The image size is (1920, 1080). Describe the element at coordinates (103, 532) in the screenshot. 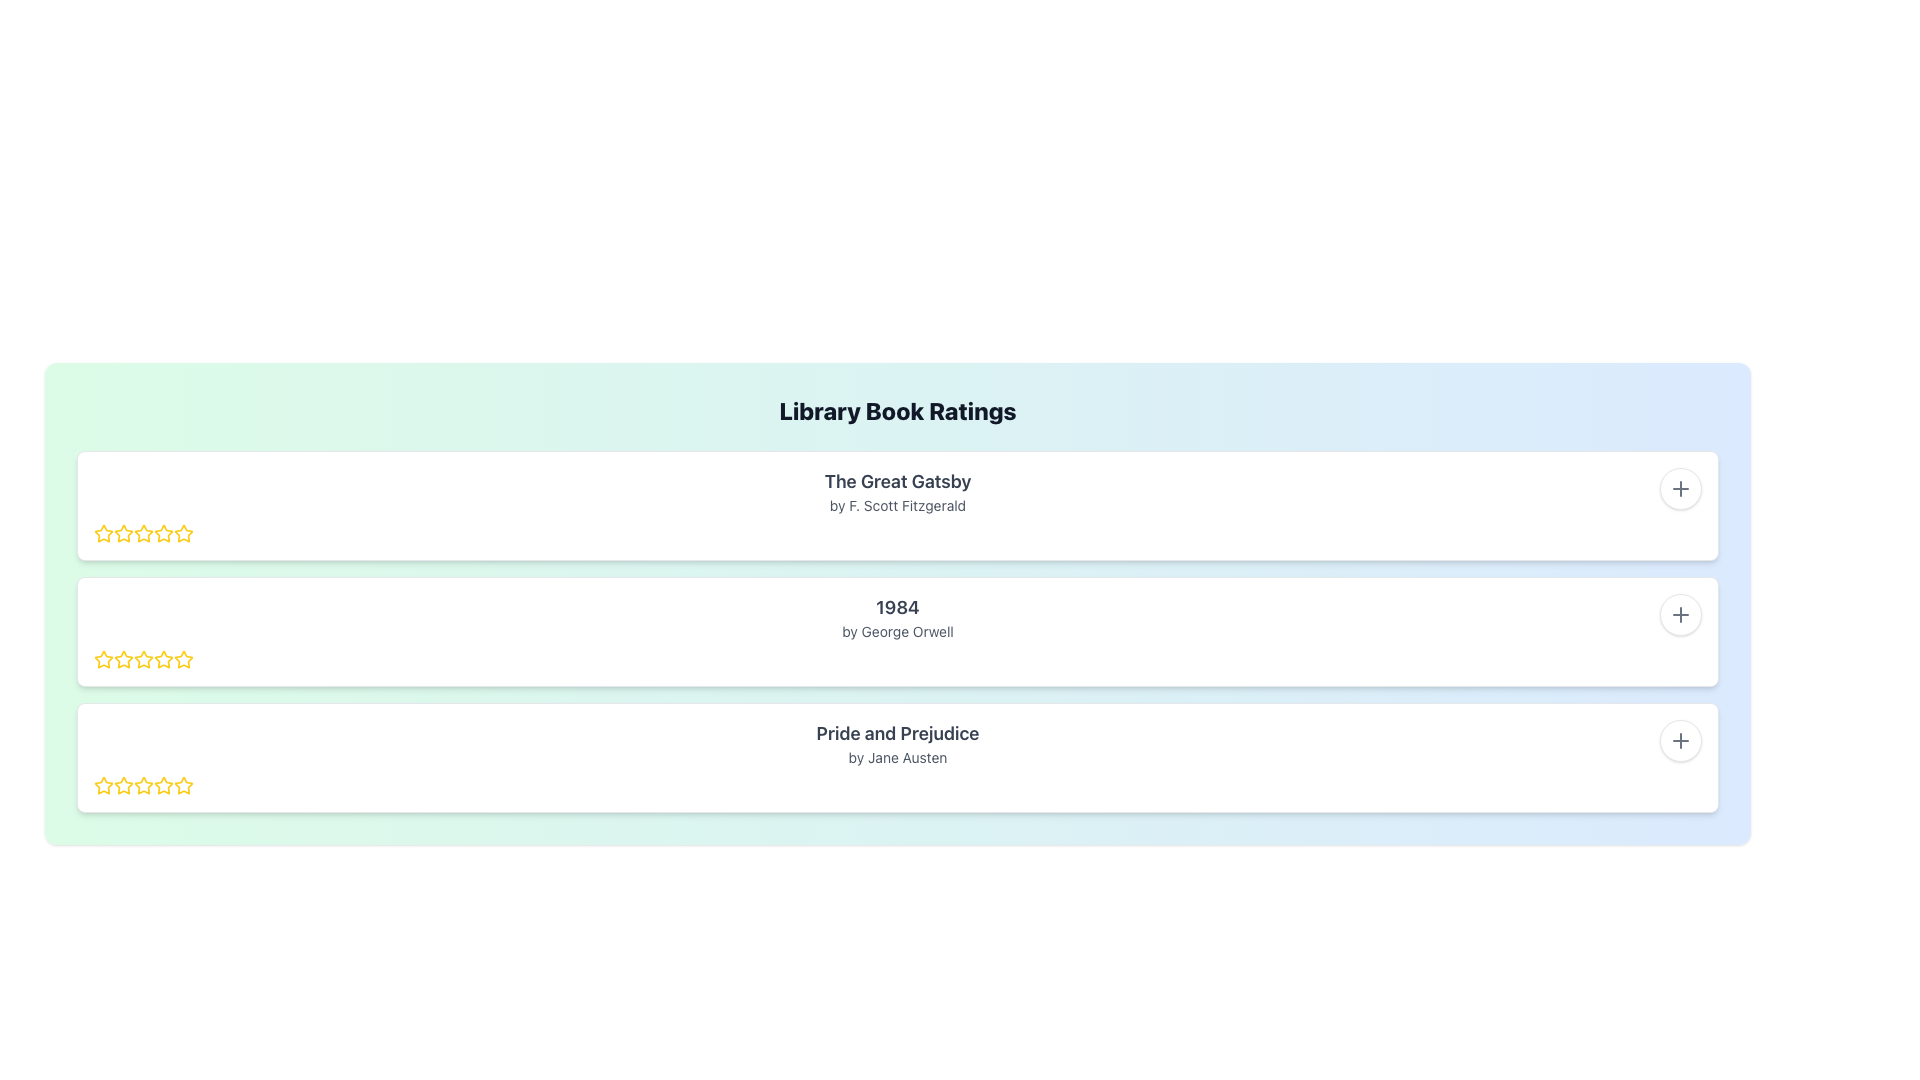

I see `the first yellow star icon in the rating interface for 'The Great Gatsby'` at that location.